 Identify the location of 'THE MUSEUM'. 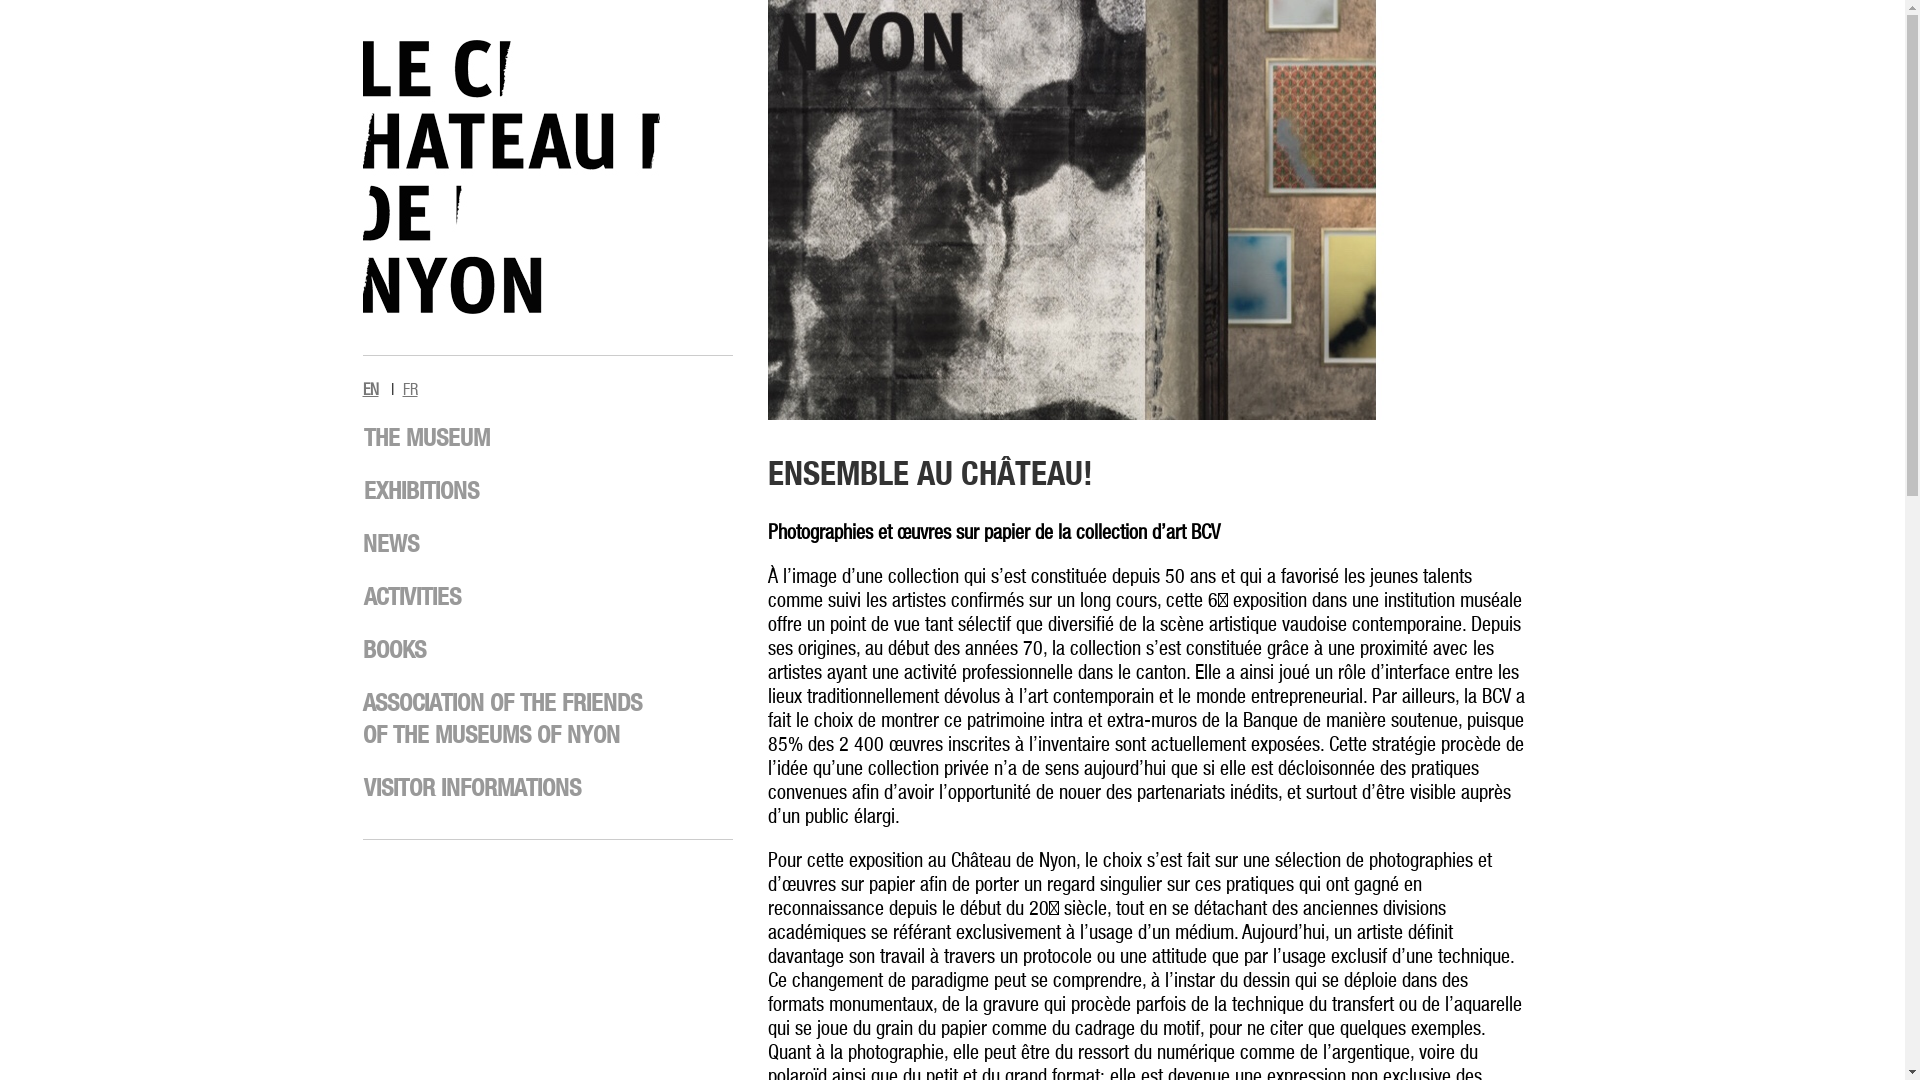
(426, 435).